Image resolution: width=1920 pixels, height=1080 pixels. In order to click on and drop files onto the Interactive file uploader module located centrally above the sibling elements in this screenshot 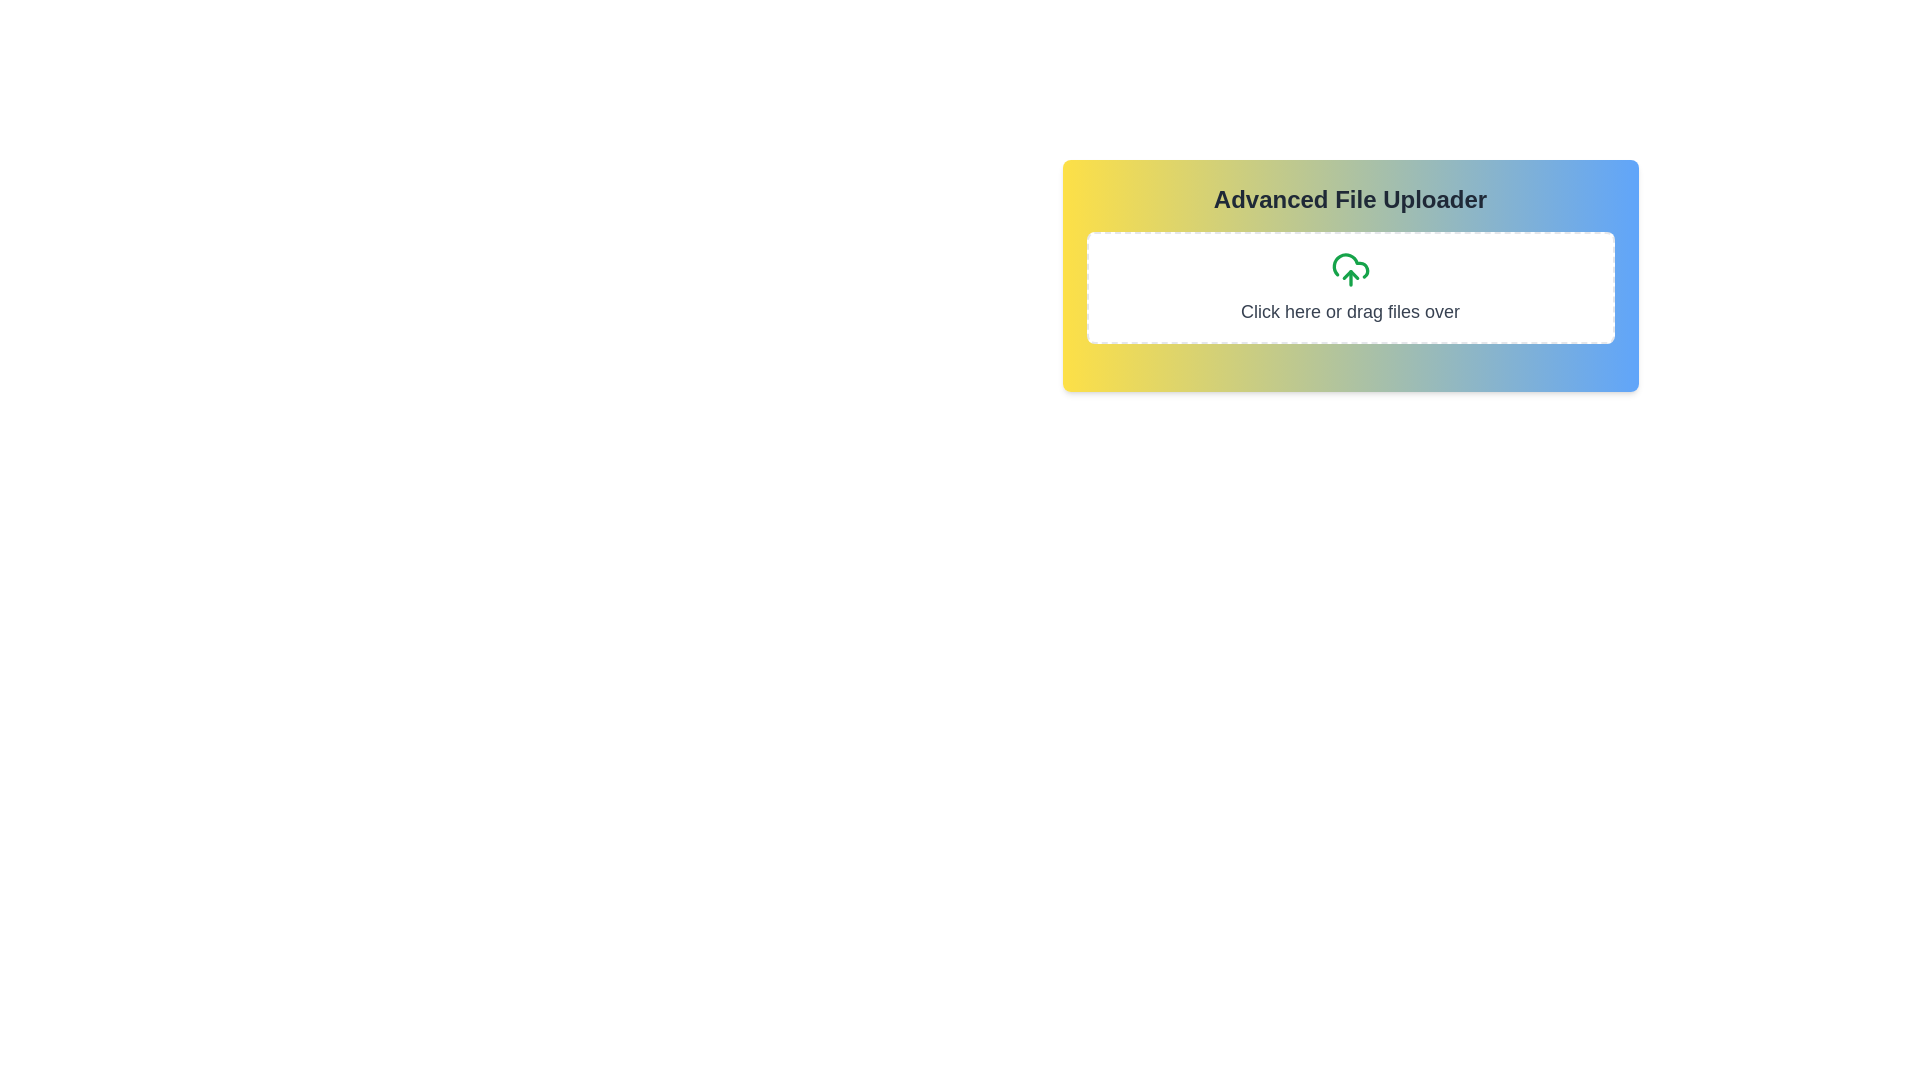, I will do `click(1350, 276)`.